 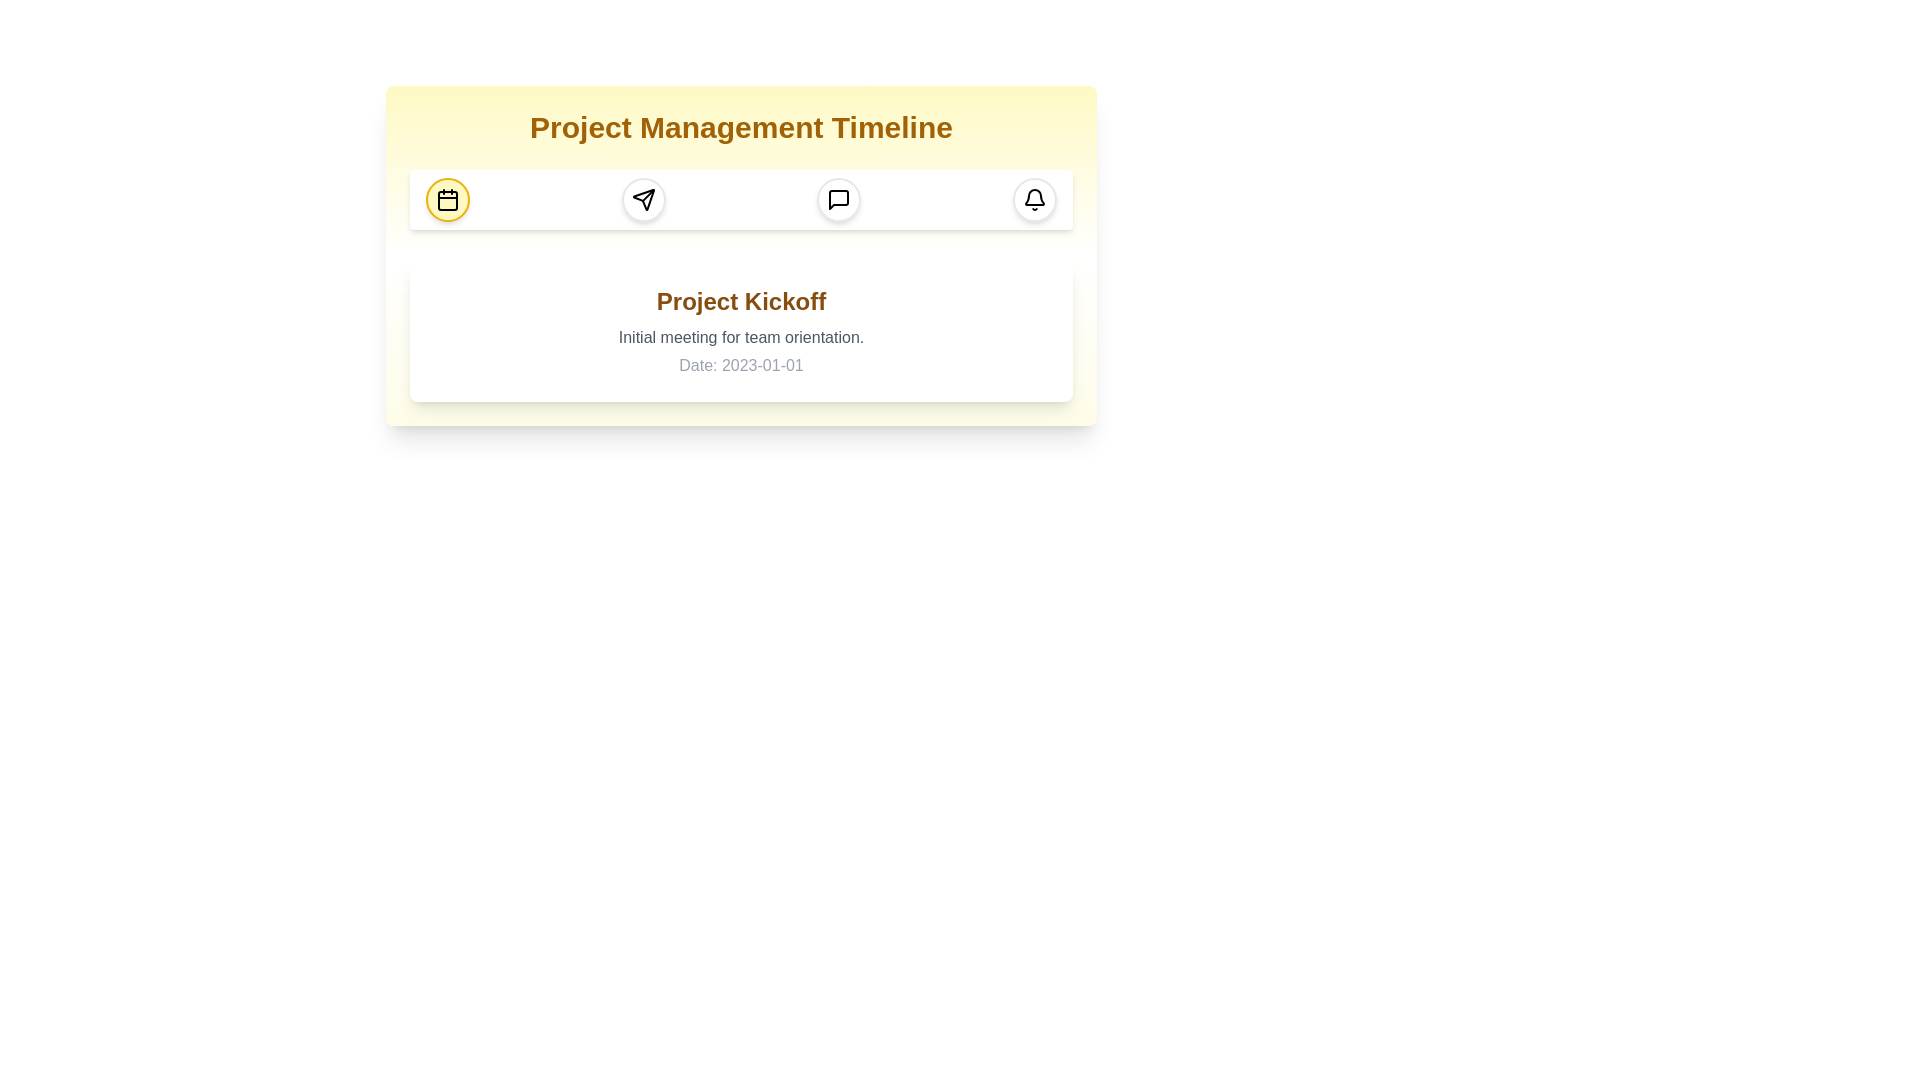 What do you see at coordinates (1034, 200) in the screenshot?
I see `the bell icon at the rightmost end of the row of circular buttons` at bounding box center [1034, 200].